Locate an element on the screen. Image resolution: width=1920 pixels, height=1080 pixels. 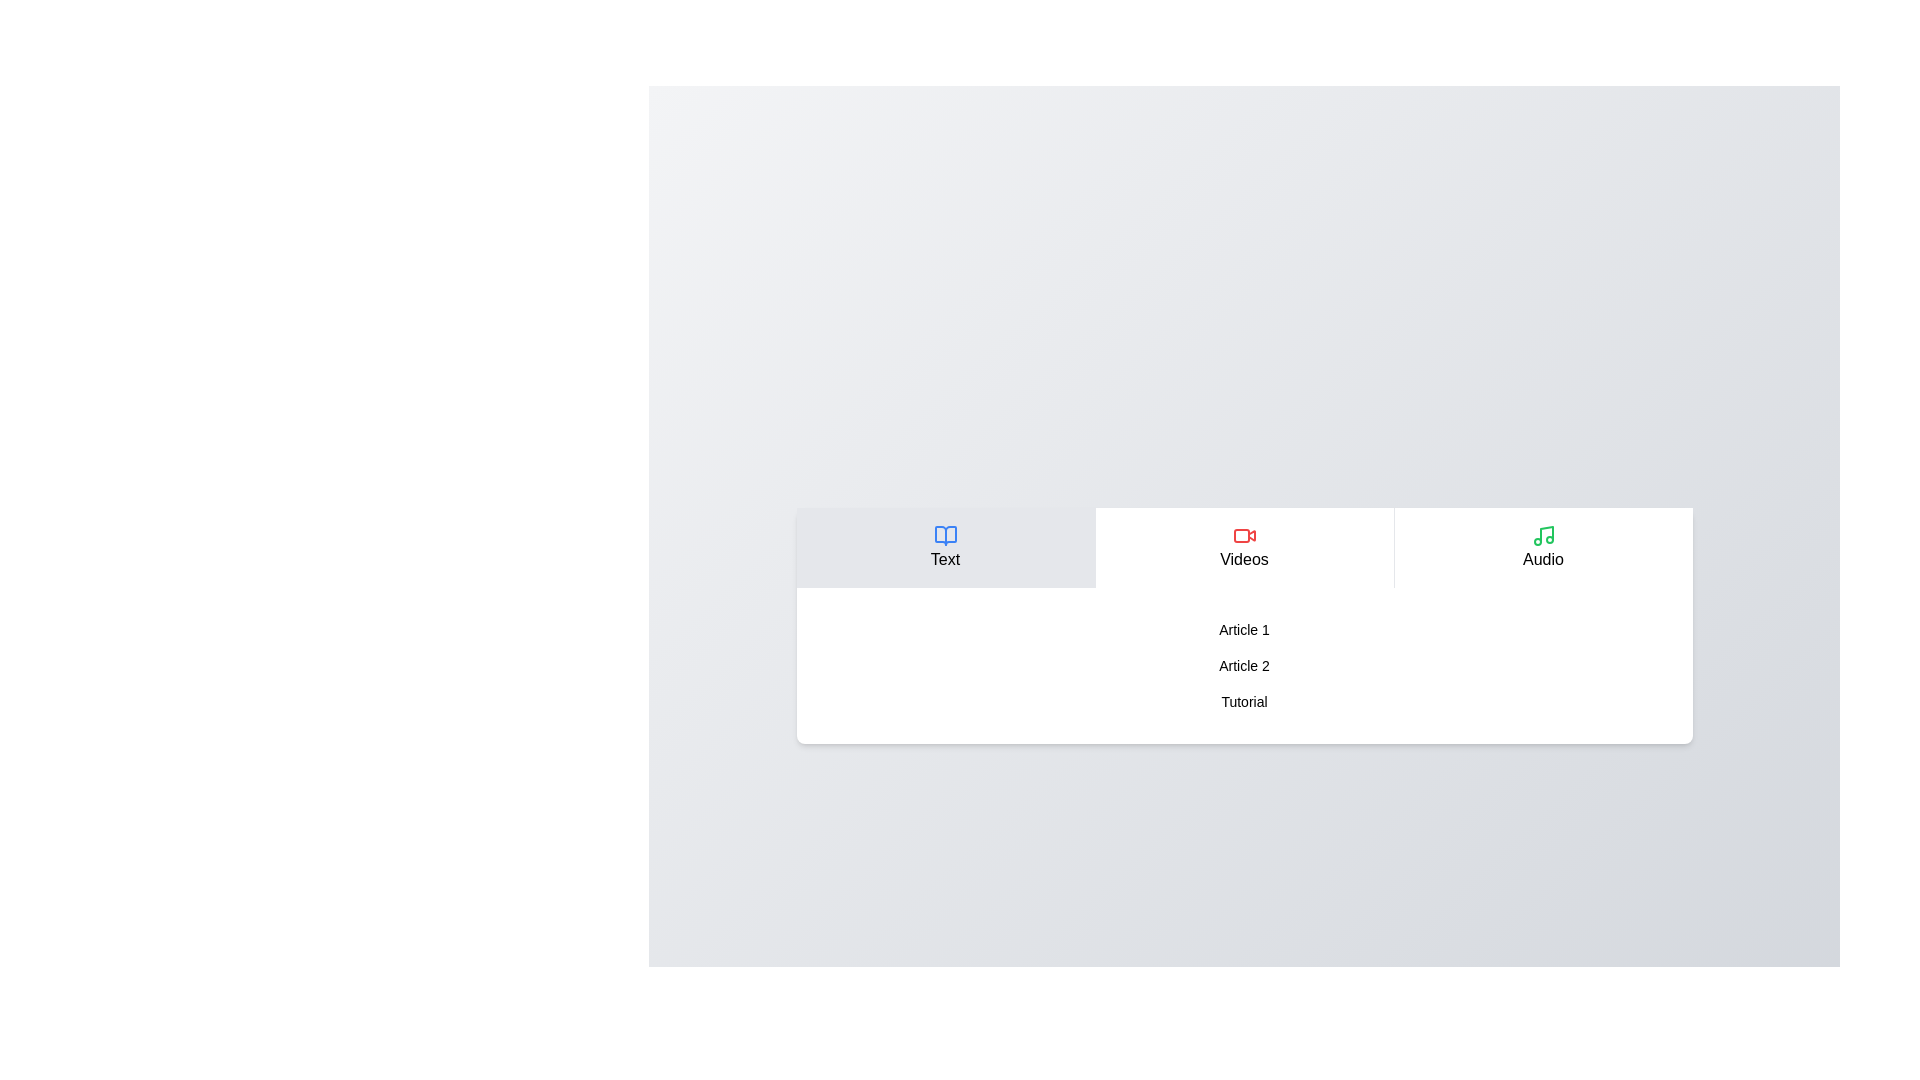
the Audio tab is located at coordinates (1541, 547).